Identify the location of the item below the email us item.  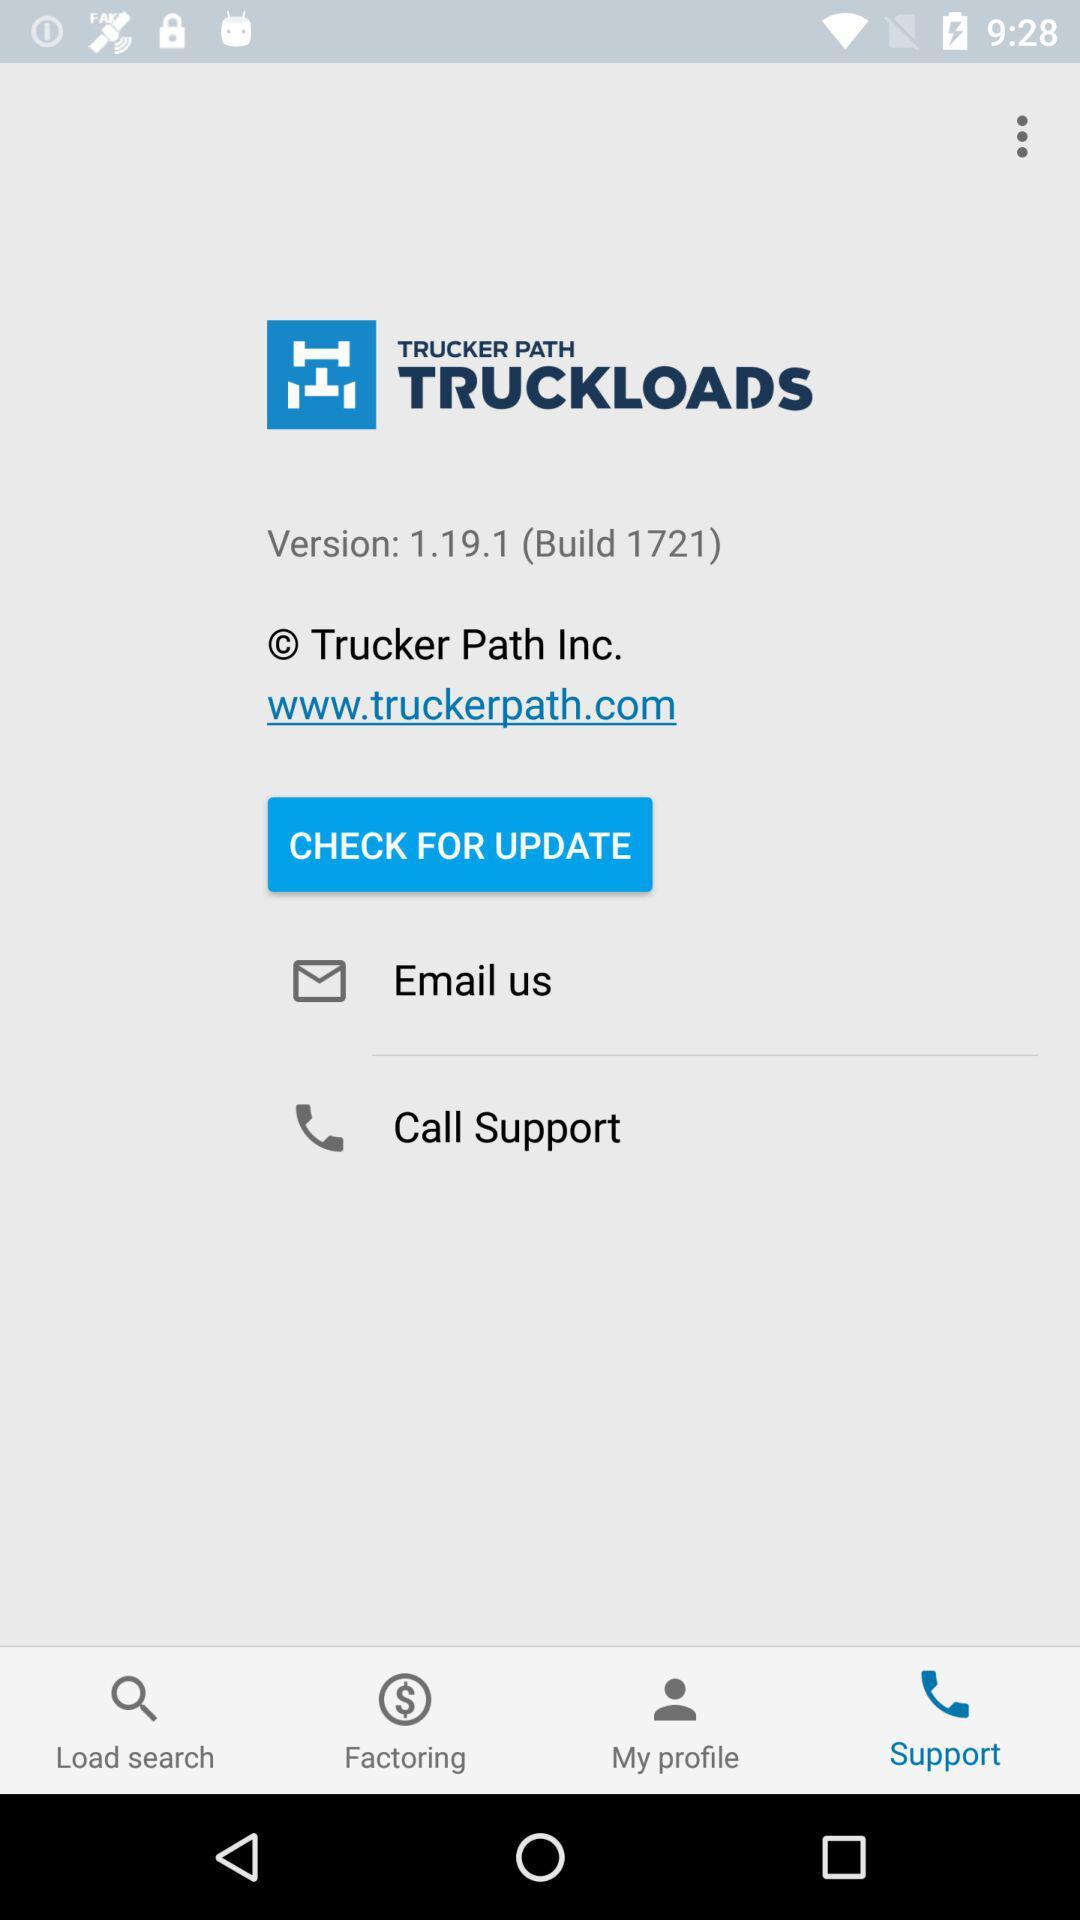
(652, 1128).